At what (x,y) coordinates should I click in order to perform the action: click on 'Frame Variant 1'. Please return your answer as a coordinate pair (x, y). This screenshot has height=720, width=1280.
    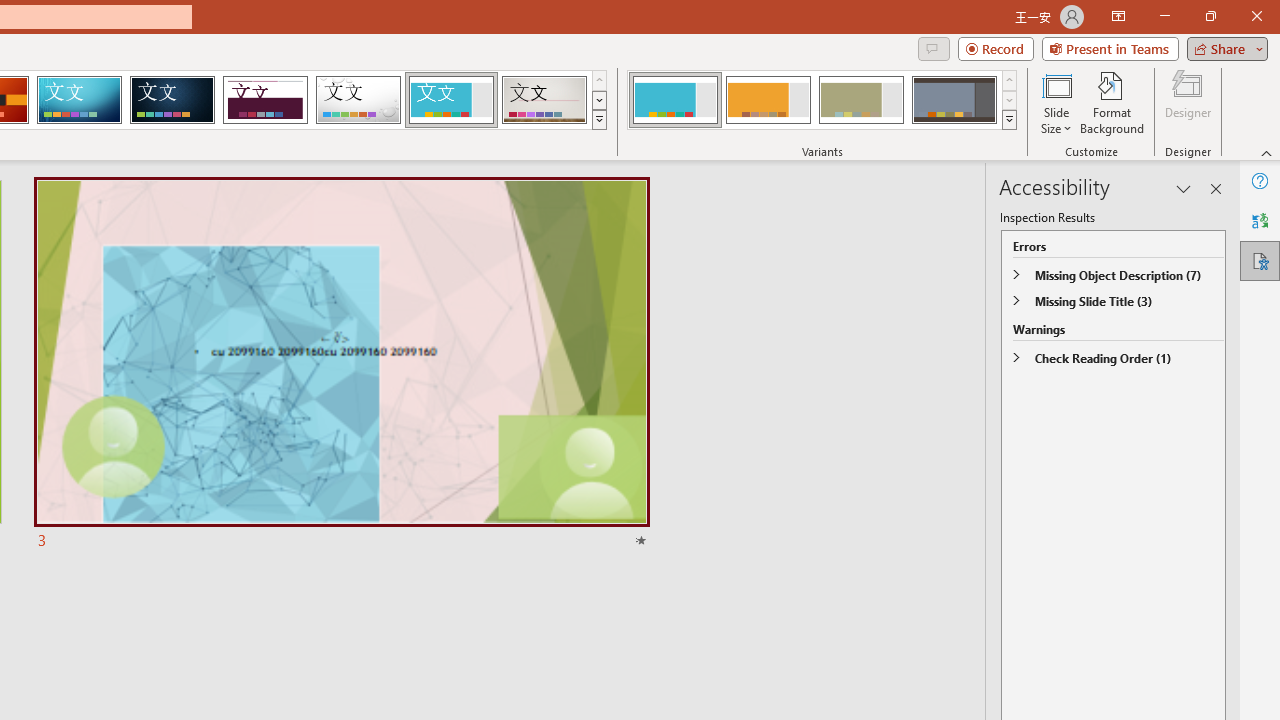
    Looking at the image, I should click on (675, 100).